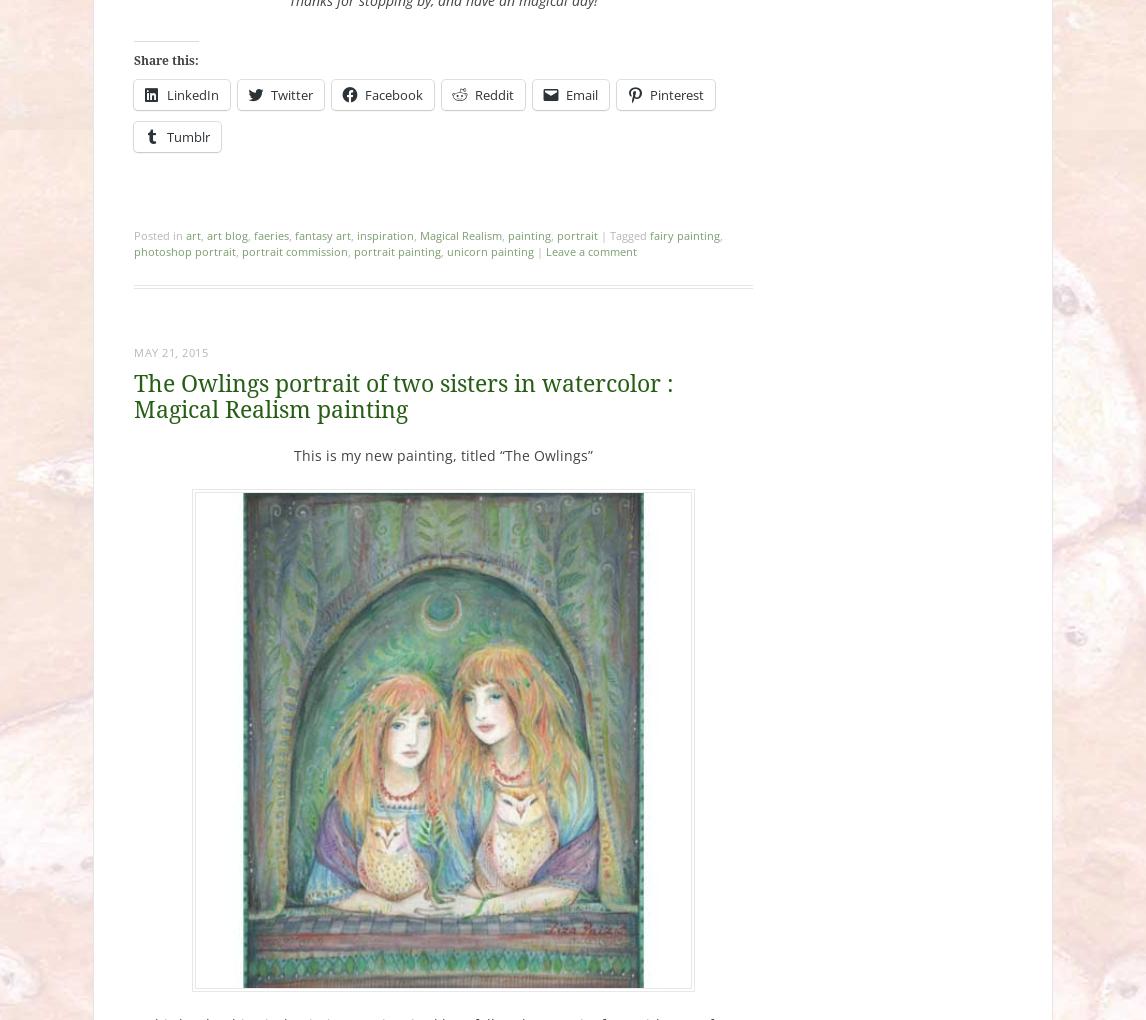  What do you see at coordinates (591, 251) in the screenshot?
I see `'Leave a comment'` at bounding box center [591, 251].